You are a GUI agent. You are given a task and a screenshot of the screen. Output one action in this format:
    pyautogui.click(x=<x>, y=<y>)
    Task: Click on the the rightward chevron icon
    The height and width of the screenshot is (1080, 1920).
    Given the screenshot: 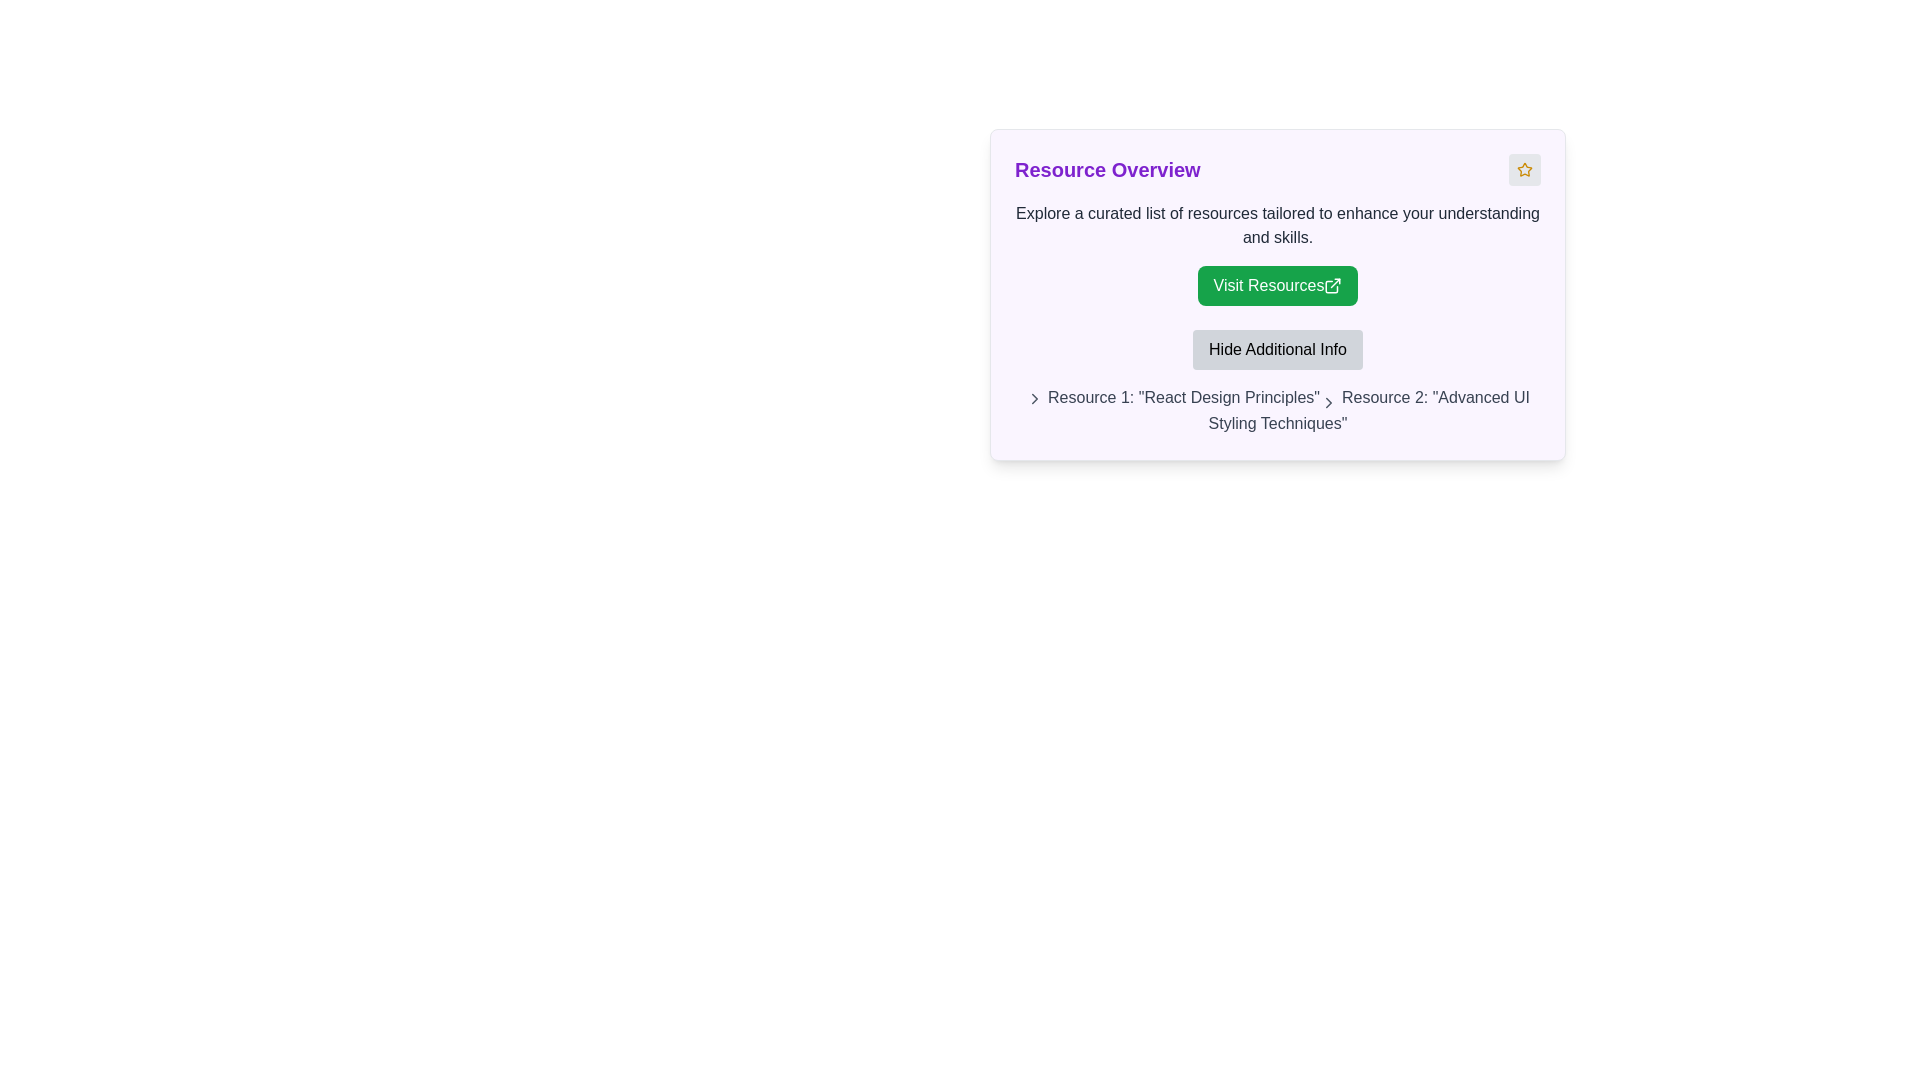 What is the action you would take?
    pyautogui.click(x=1329, y=402)
    